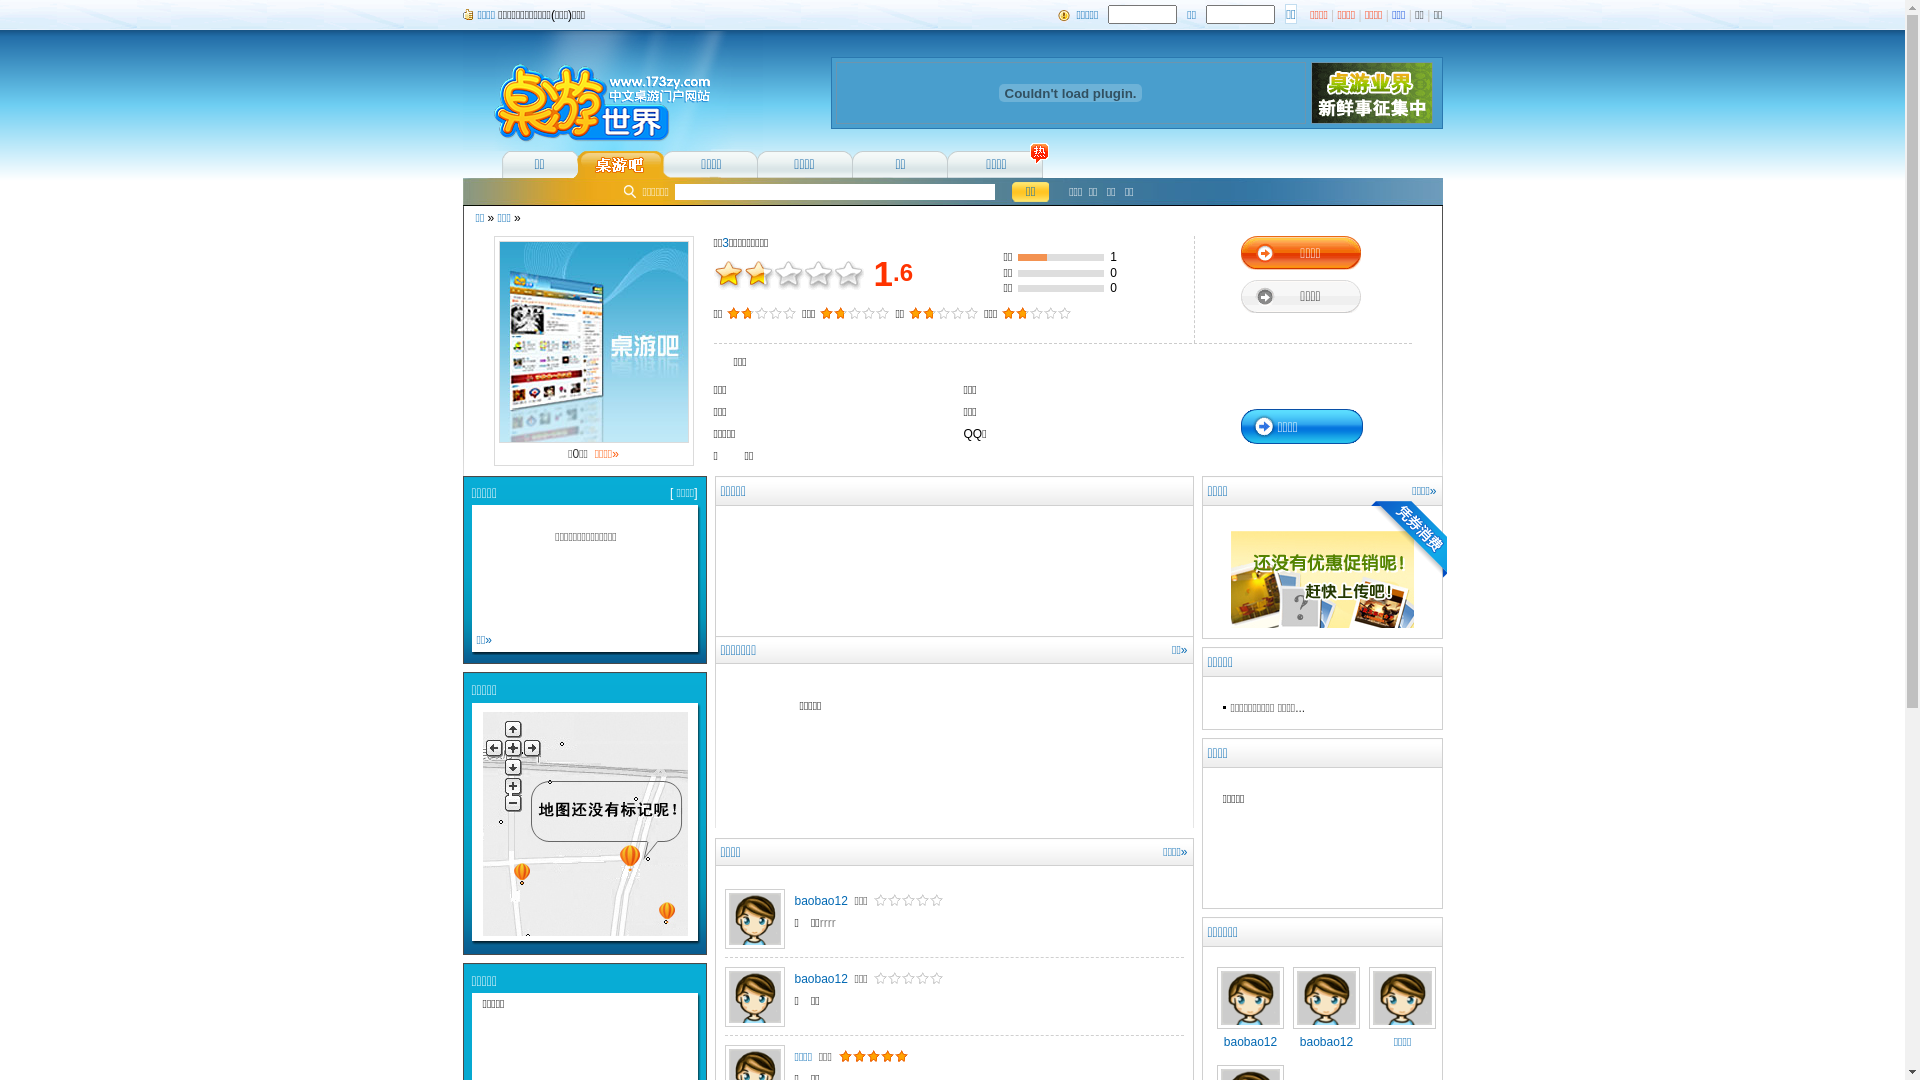  Describe the element at coordinates (1248, 1035) in the screenshot. I see `'baobao12'` at that location.